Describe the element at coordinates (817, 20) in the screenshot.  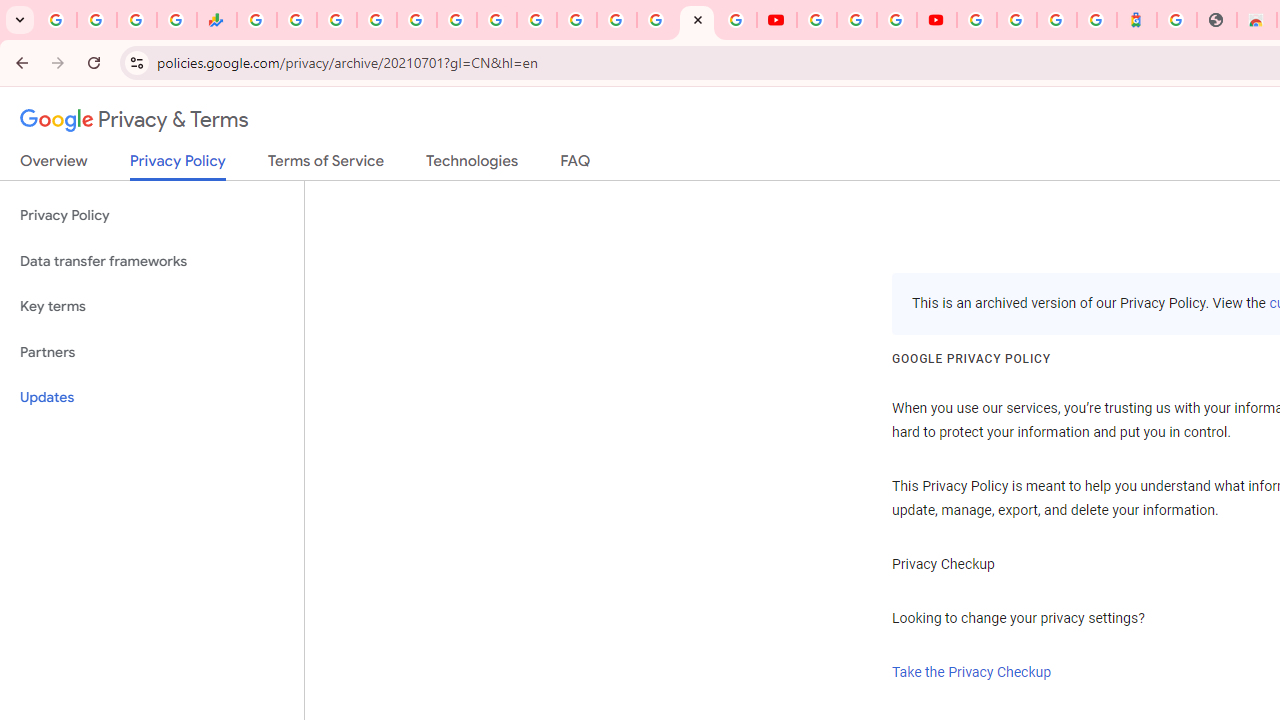
I see `'YouTube'` at that location.